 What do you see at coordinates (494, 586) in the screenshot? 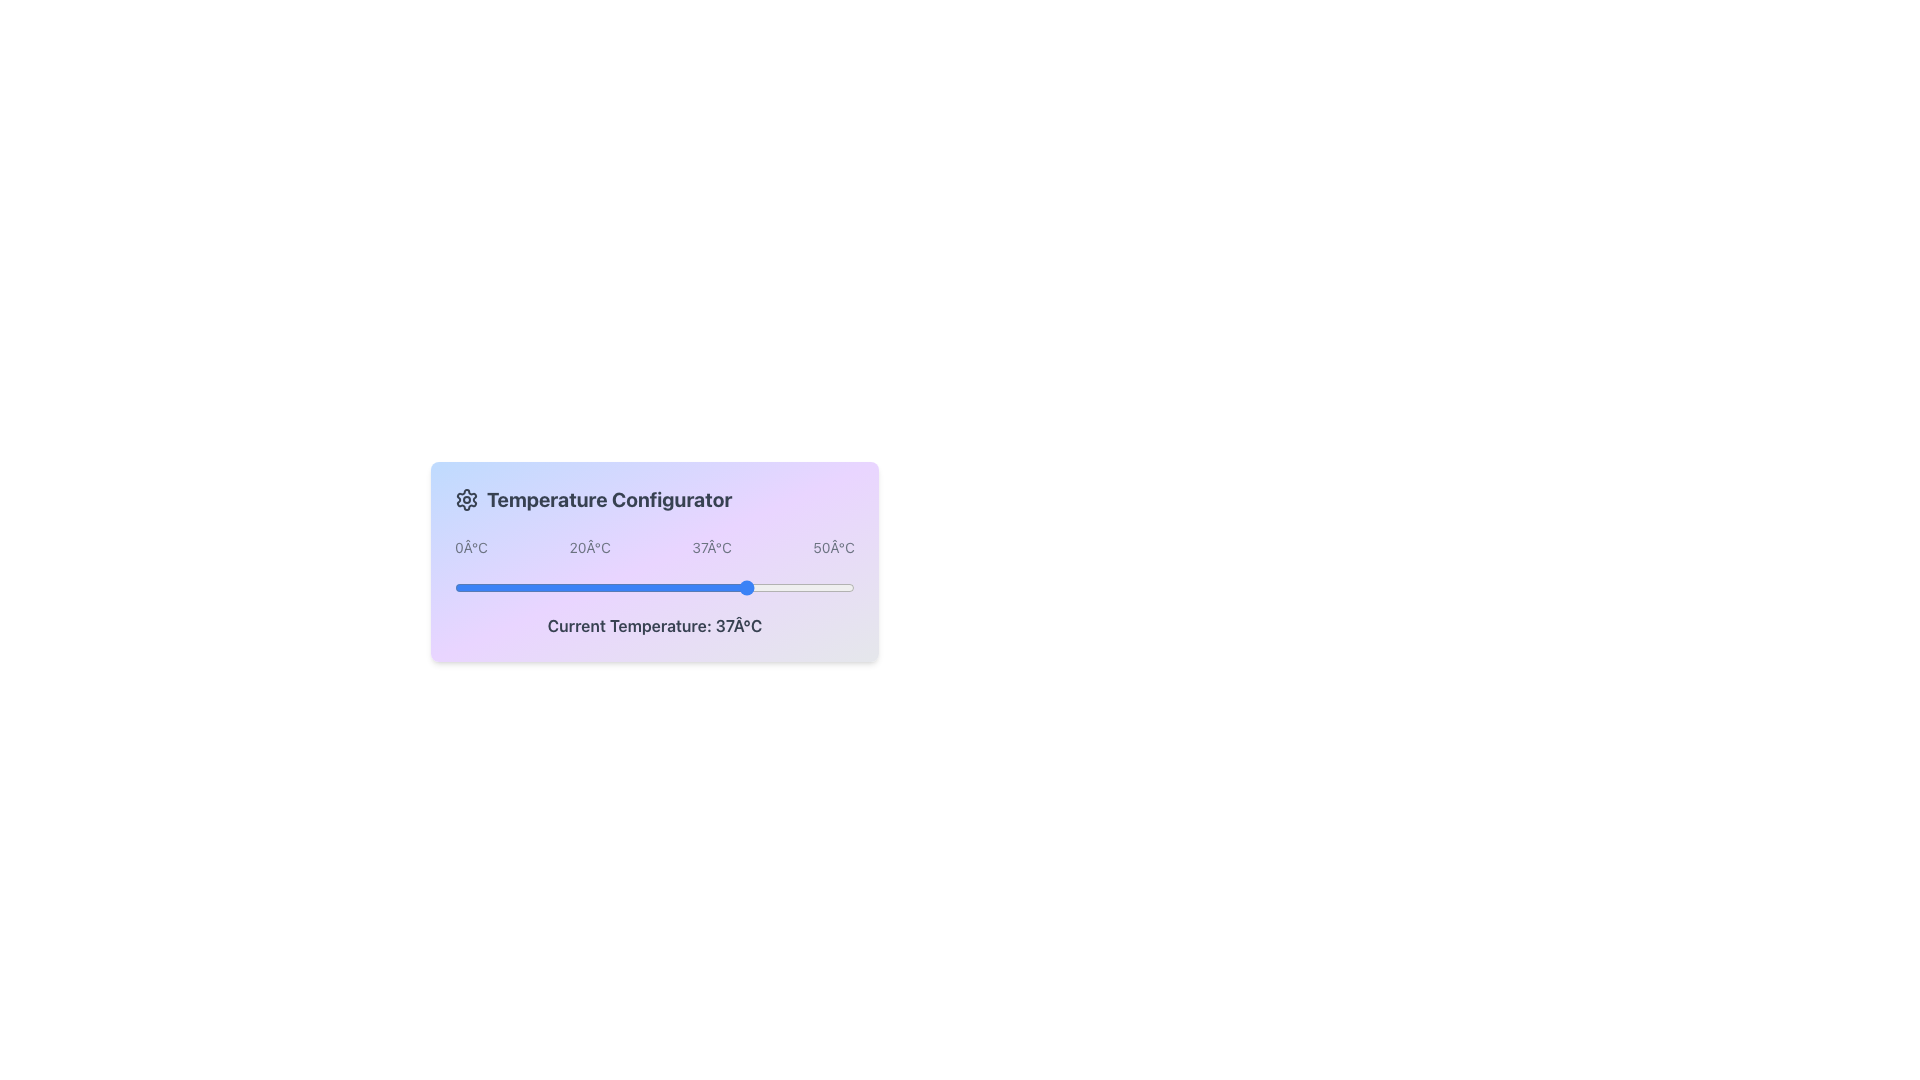
I see `the temperature` at bounding box center [494, 586].